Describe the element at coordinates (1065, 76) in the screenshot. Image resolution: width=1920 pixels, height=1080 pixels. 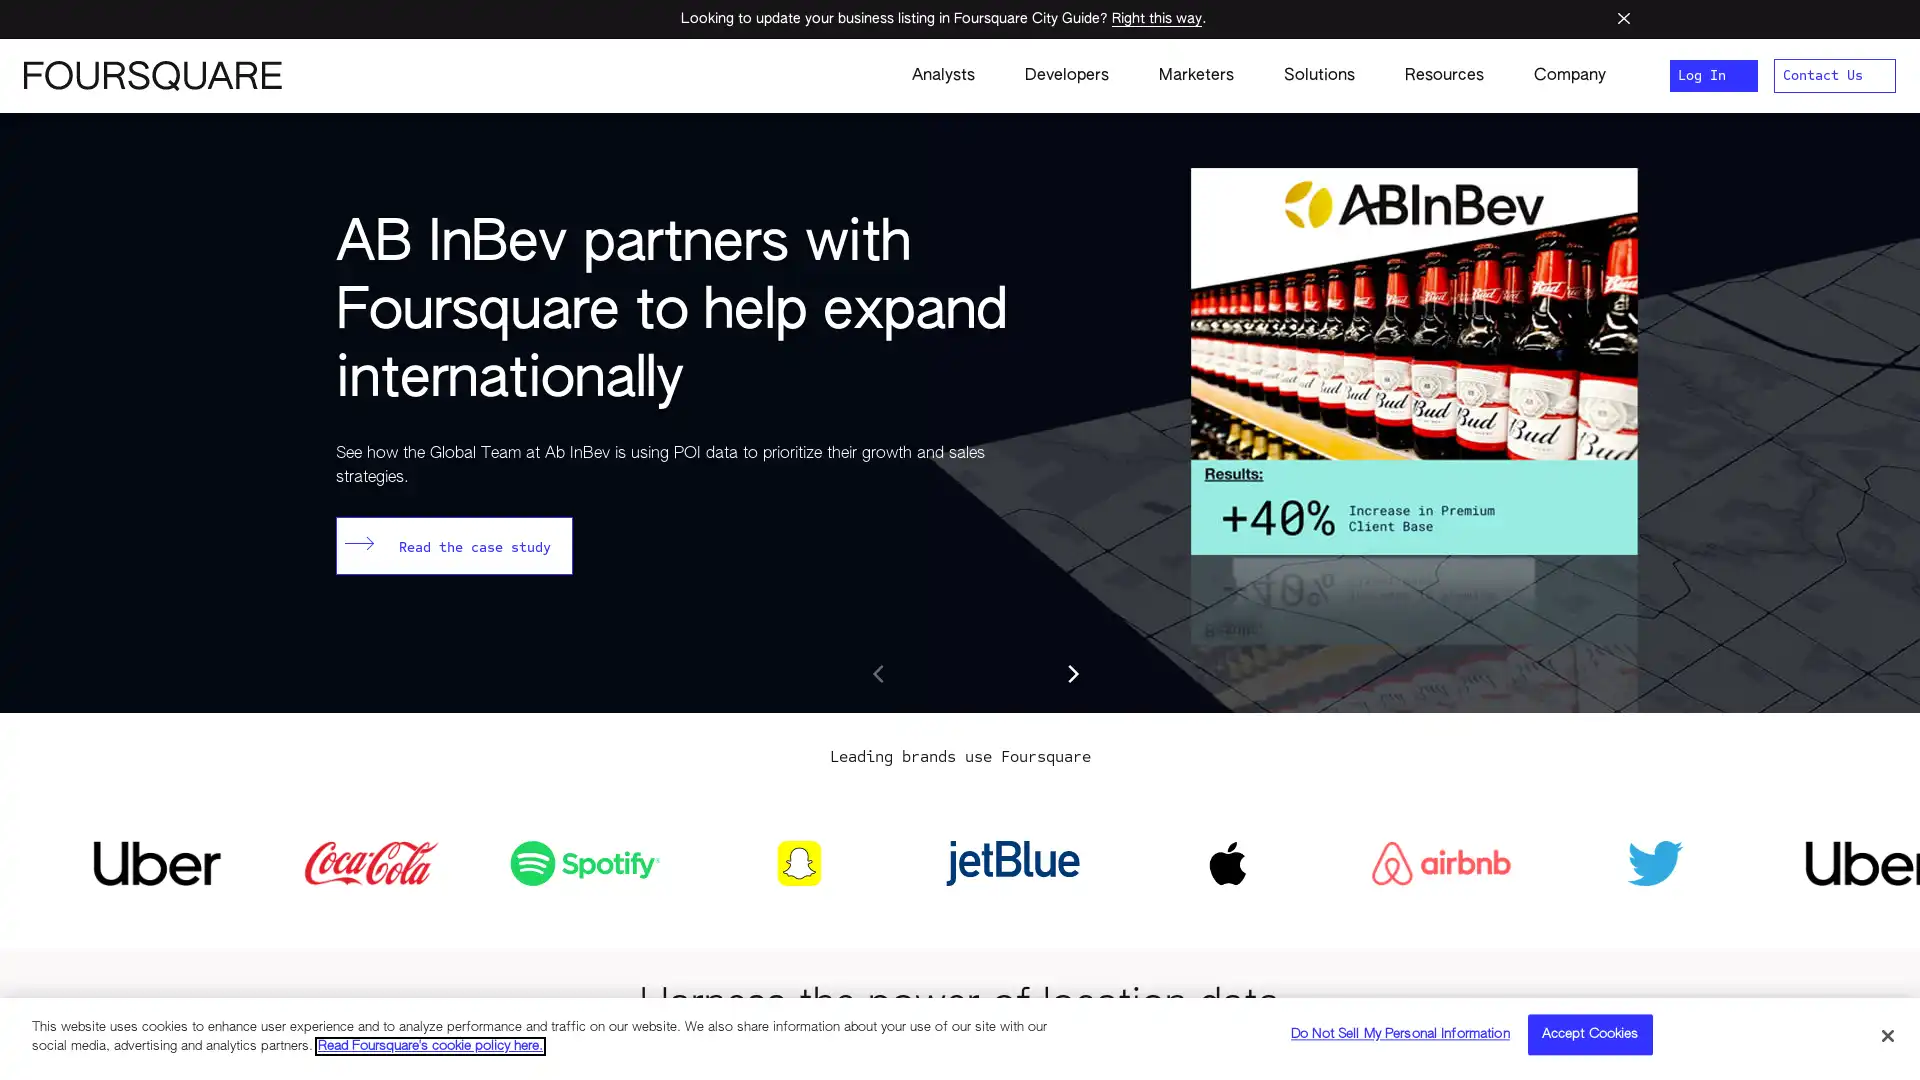
I see `Developers` at that location.